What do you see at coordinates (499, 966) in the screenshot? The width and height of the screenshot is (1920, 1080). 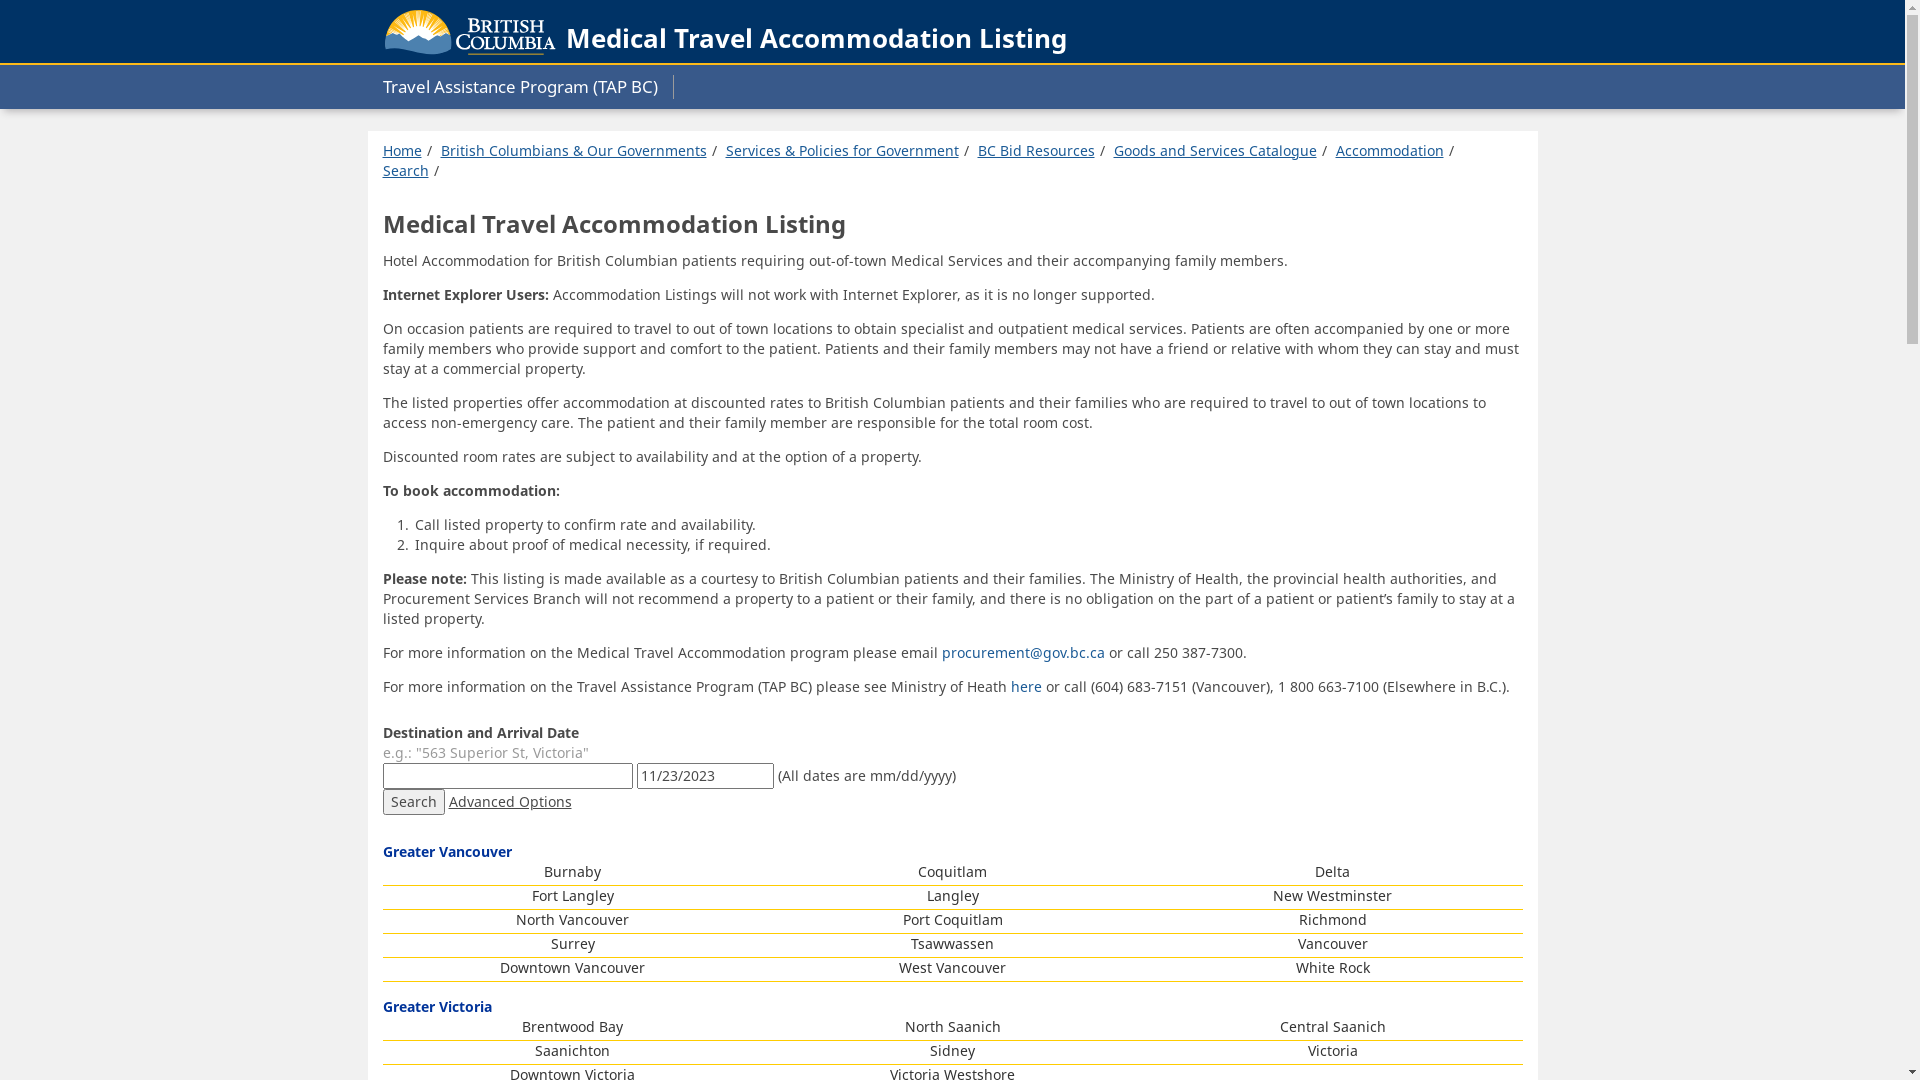 I see `'Downtown Vancouver'` at bounding box center [499, 966].